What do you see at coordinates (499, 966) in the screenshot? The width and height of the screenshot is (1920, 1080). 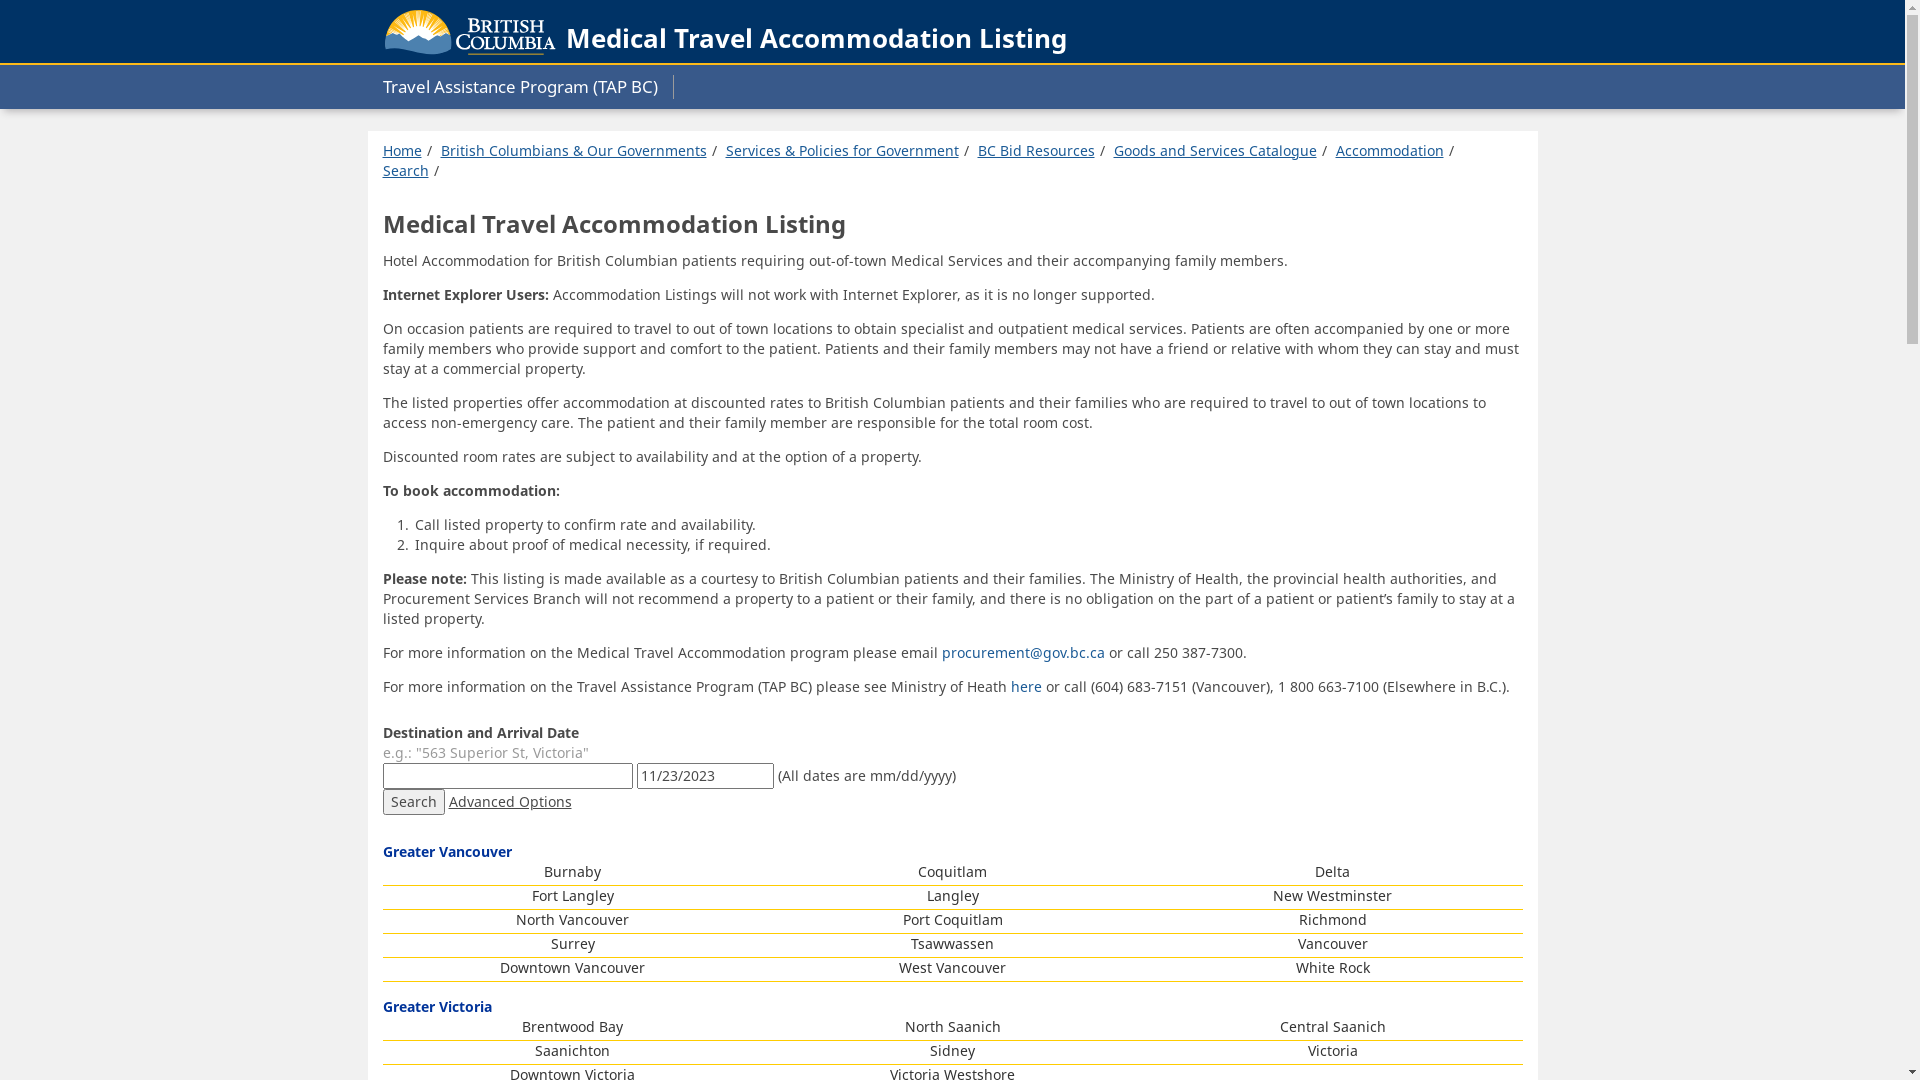 I see `'Downtown Vancouver'` at bounding box center [499, 966].